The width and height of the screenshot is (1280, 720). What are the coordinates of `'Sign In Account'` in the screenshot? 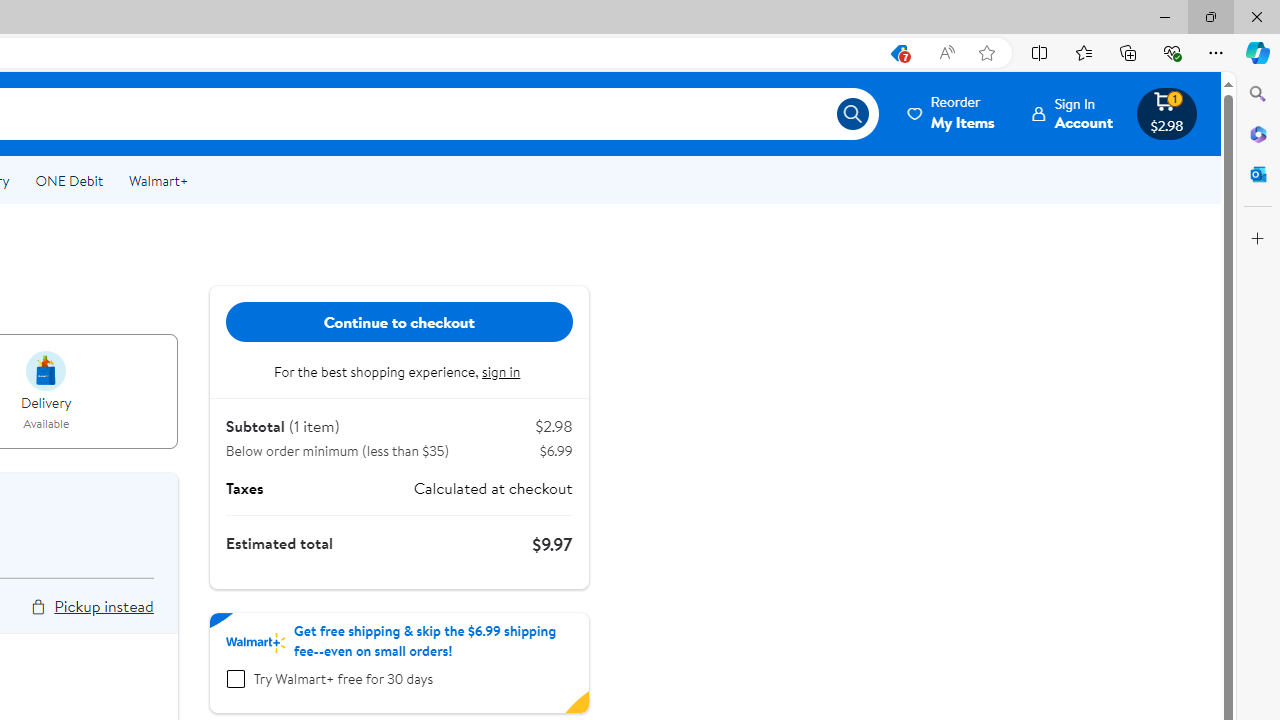 It's located at (1072, 113).